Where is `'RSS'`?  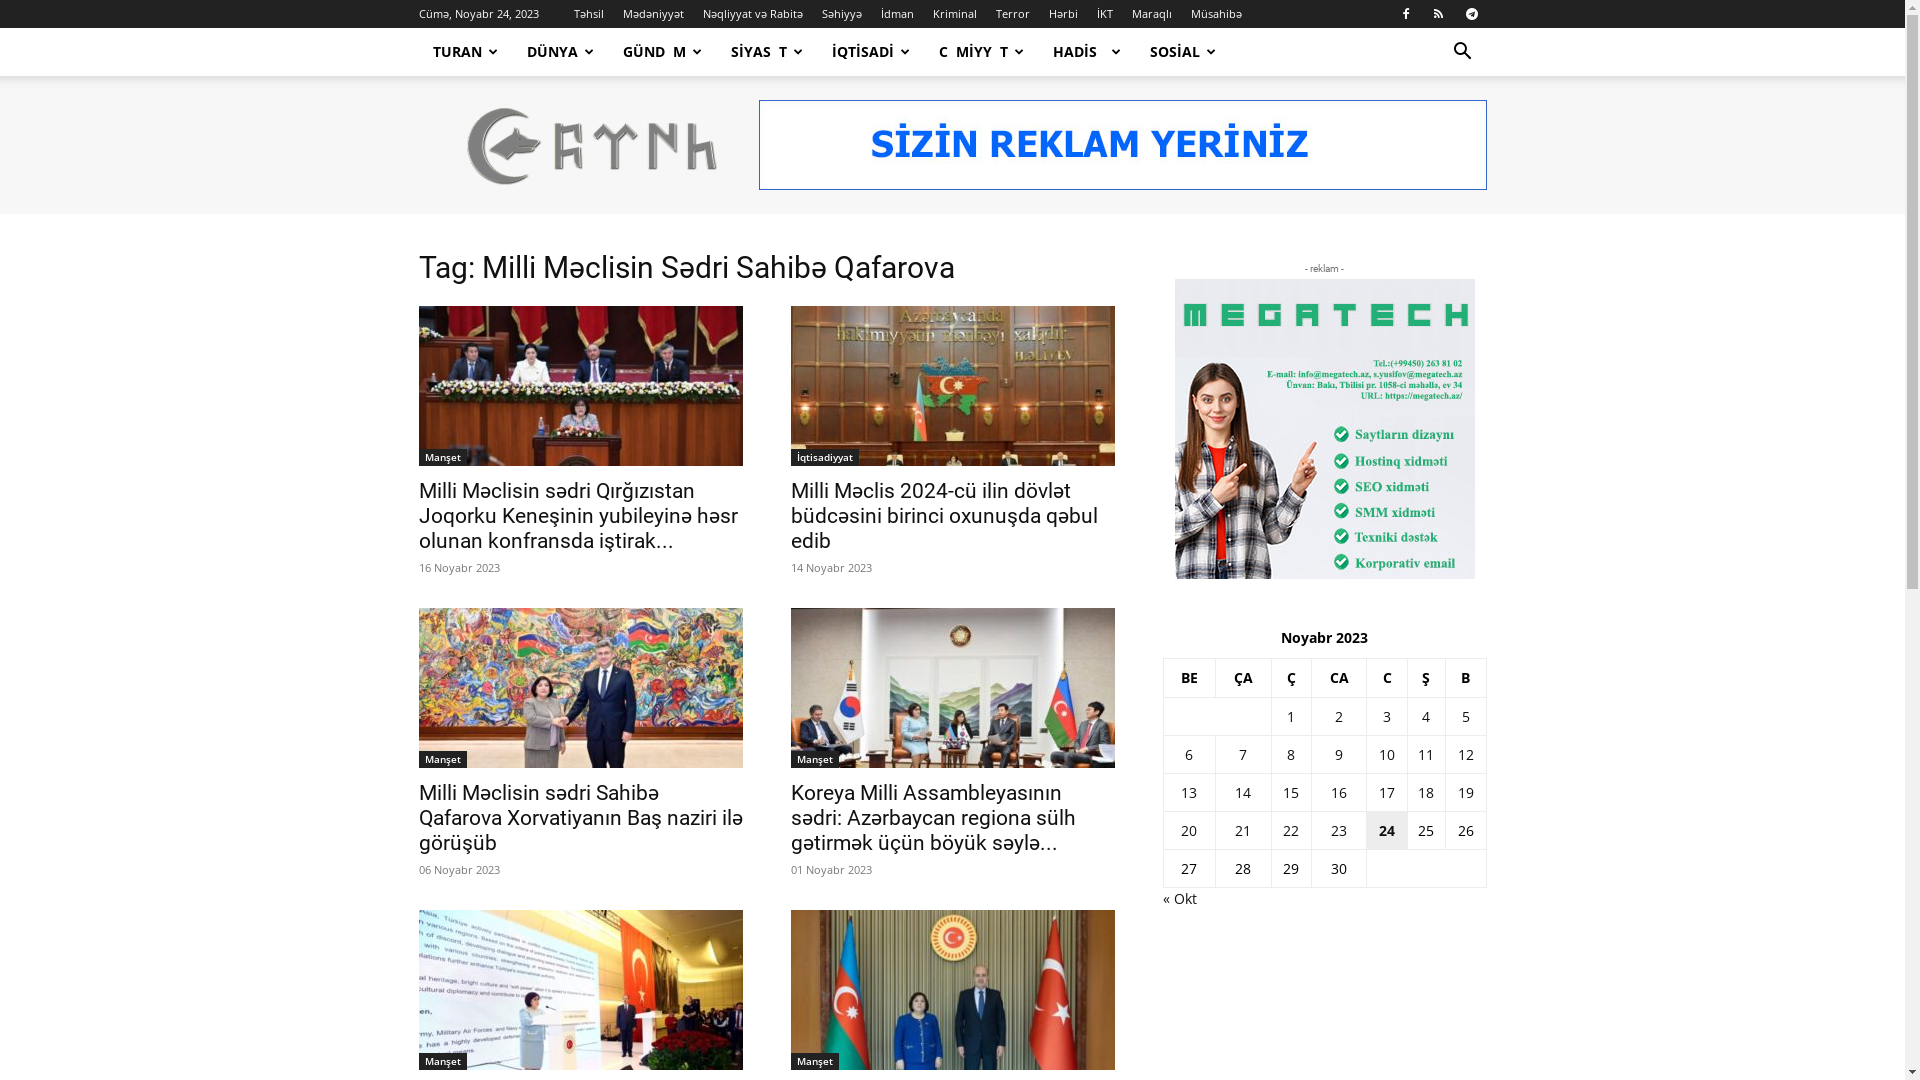 'RSS' is located at coordinates (1438, 14).